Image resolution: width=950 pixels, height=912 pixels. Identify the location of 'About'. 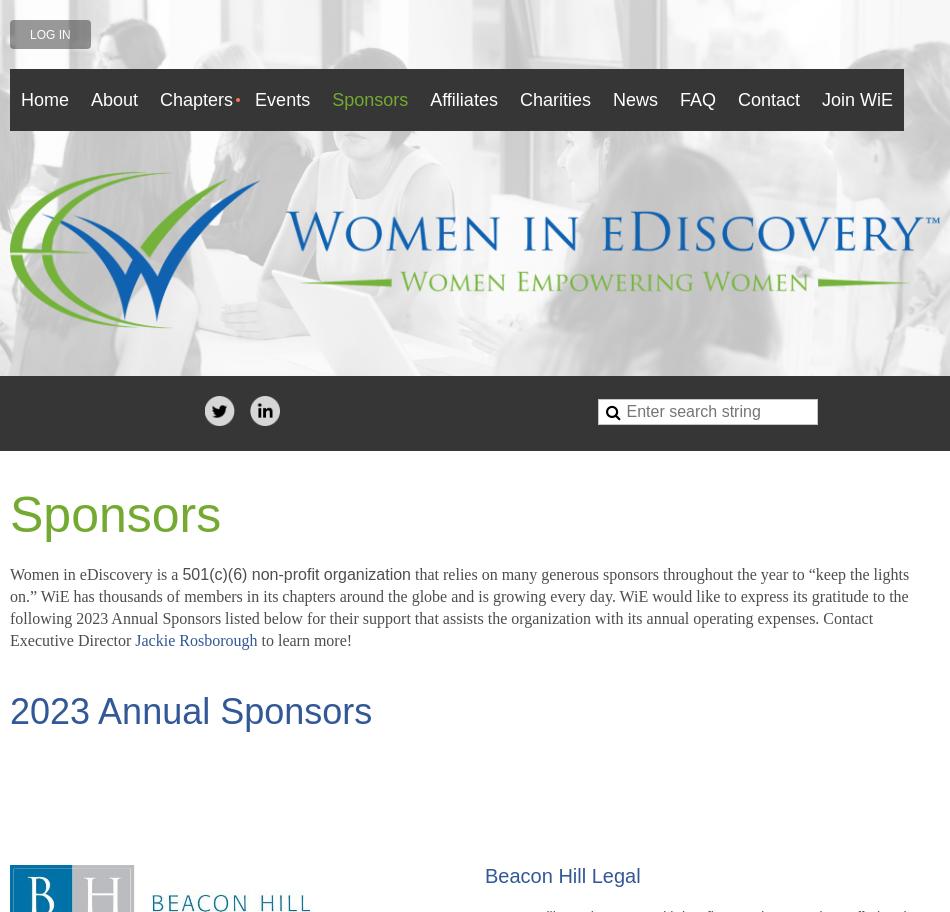
(114, 99).